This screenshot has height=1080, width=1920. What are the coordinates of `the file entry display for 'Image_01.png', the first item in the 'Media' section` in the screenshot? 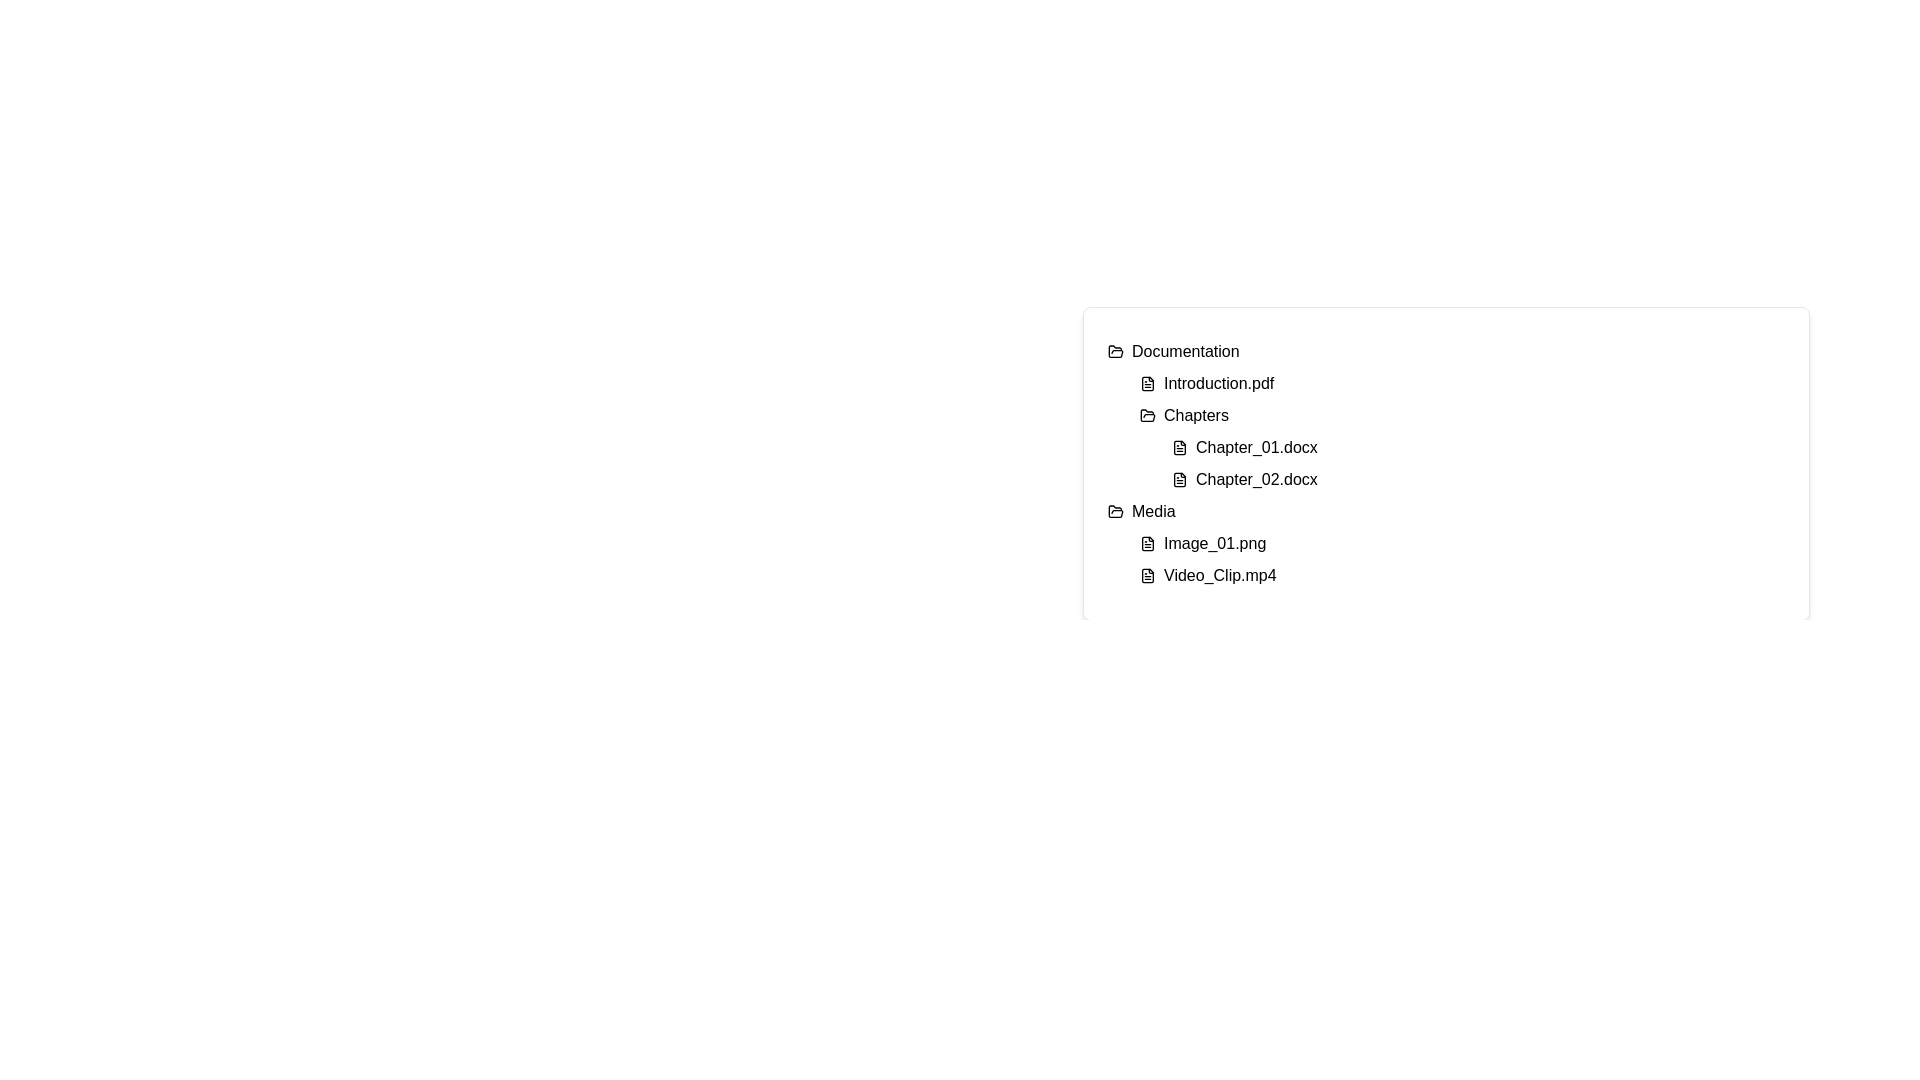 It's located at (1462, 543).